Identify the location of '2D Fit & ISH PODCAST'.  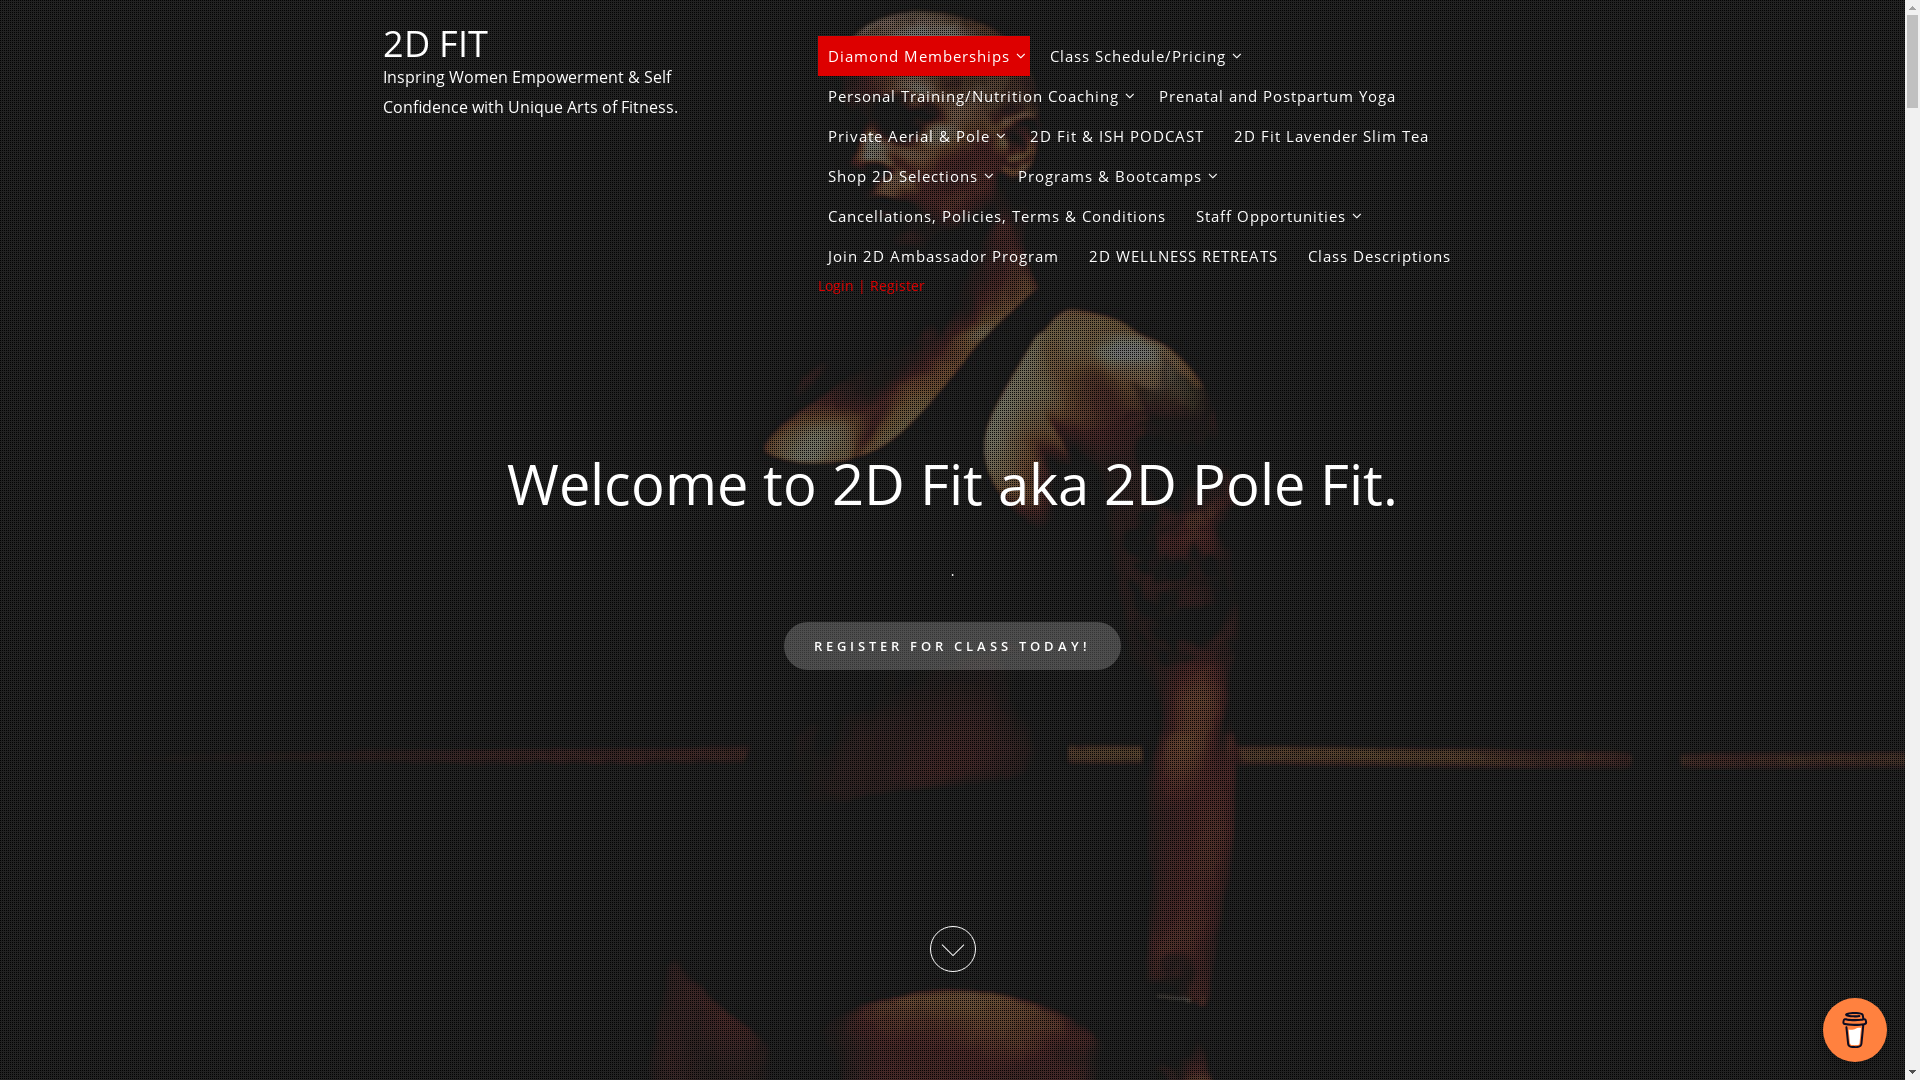
(1116, 135).